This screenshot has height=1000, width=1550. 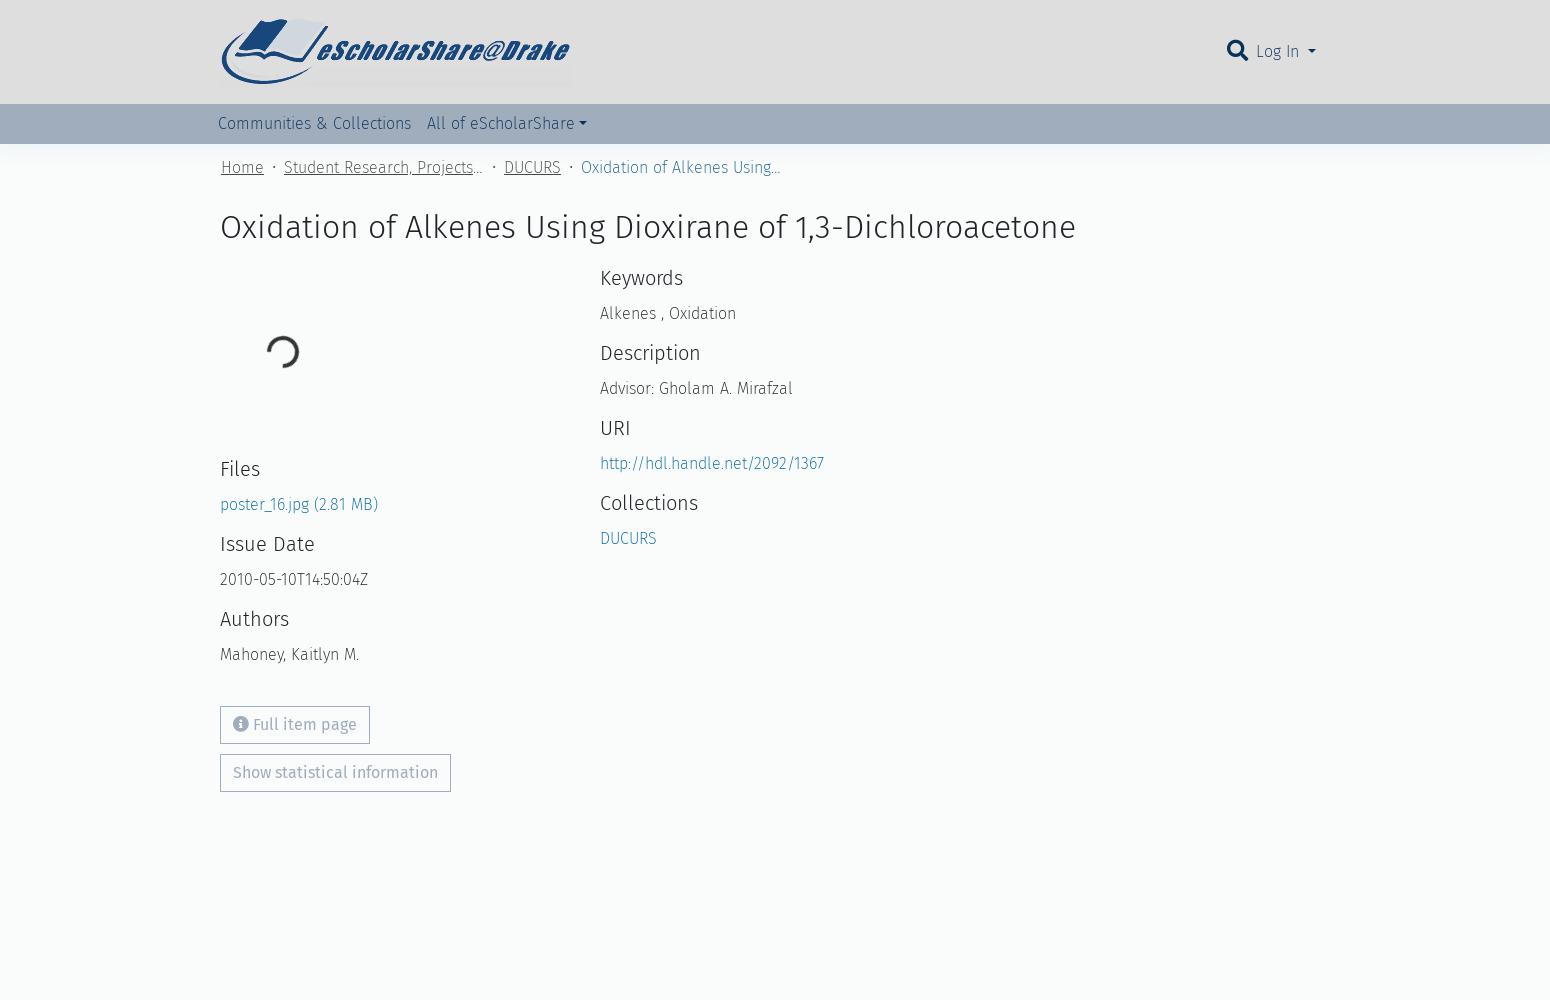 I want to click on 'Show statistical information', so click(x=334, y=771).